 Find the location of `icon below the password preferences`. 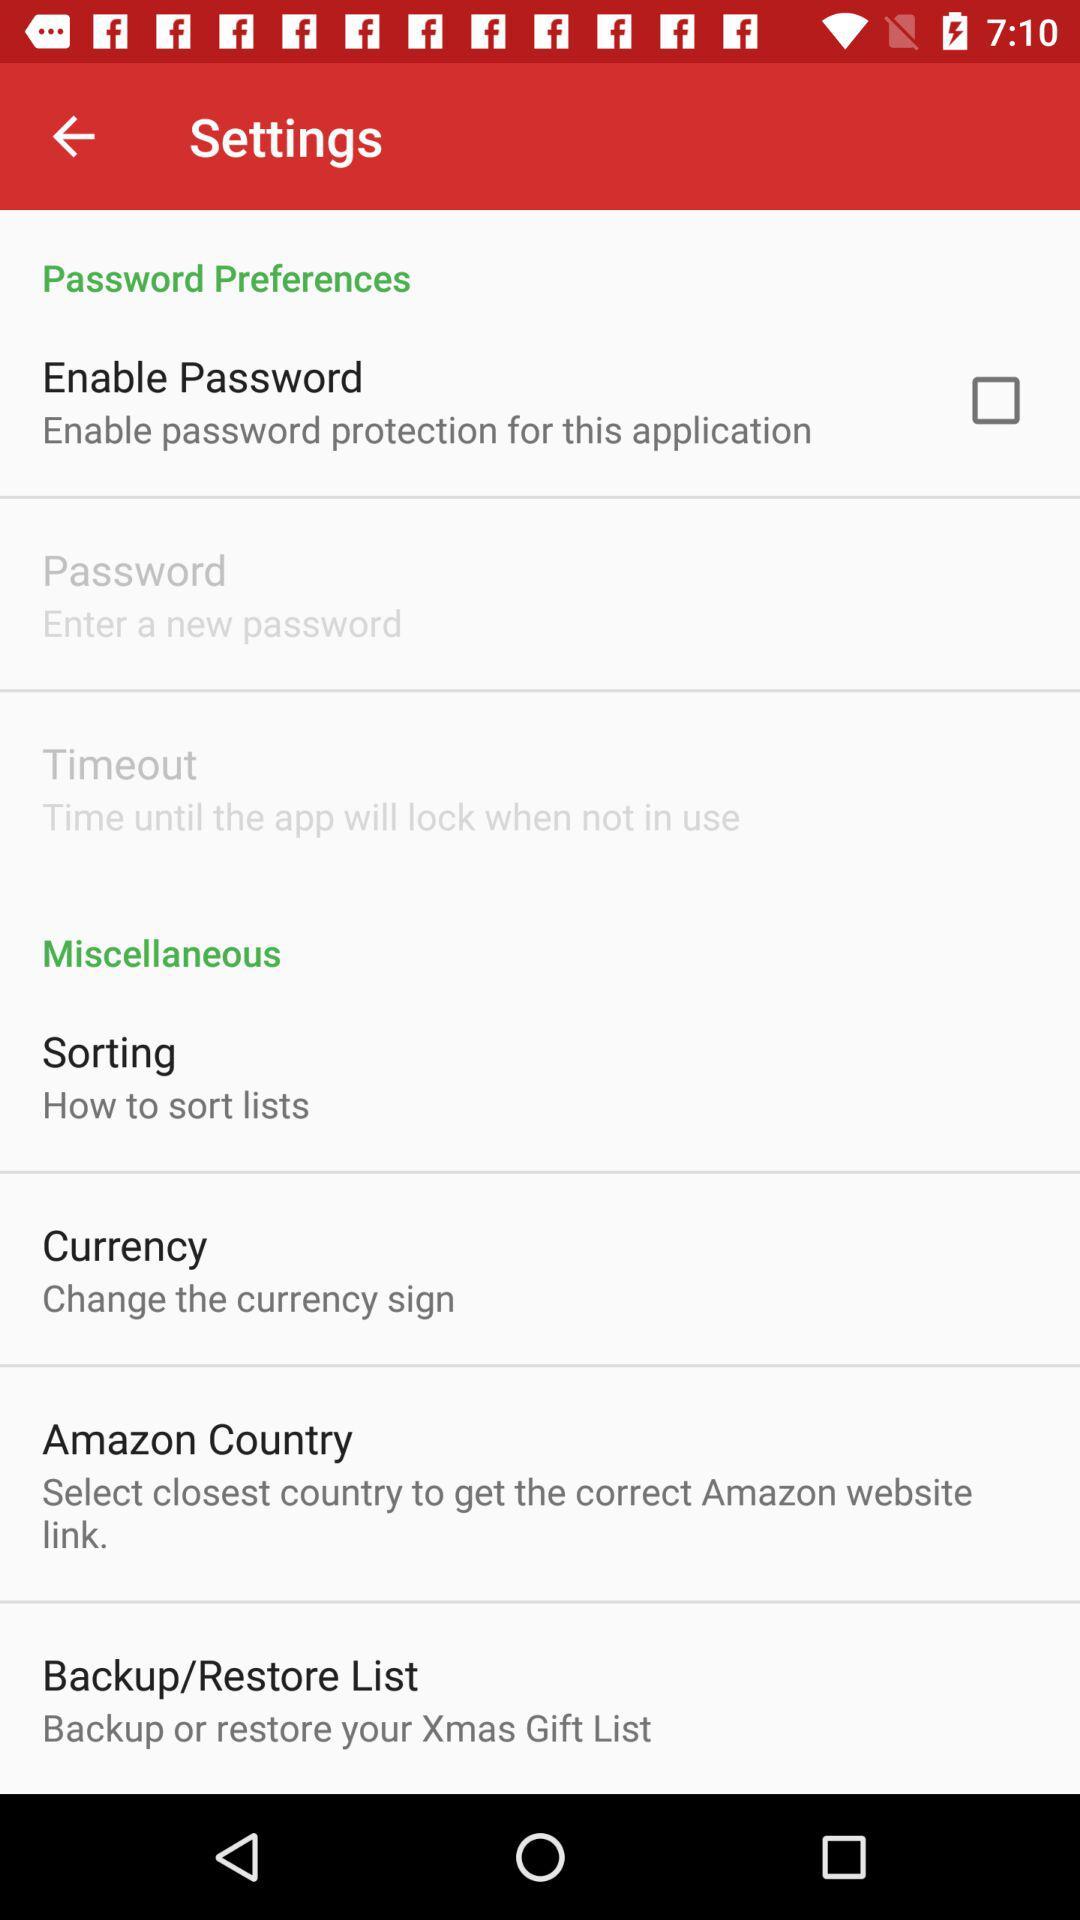

icon below the password preferences is located at coordinates (995, 400).